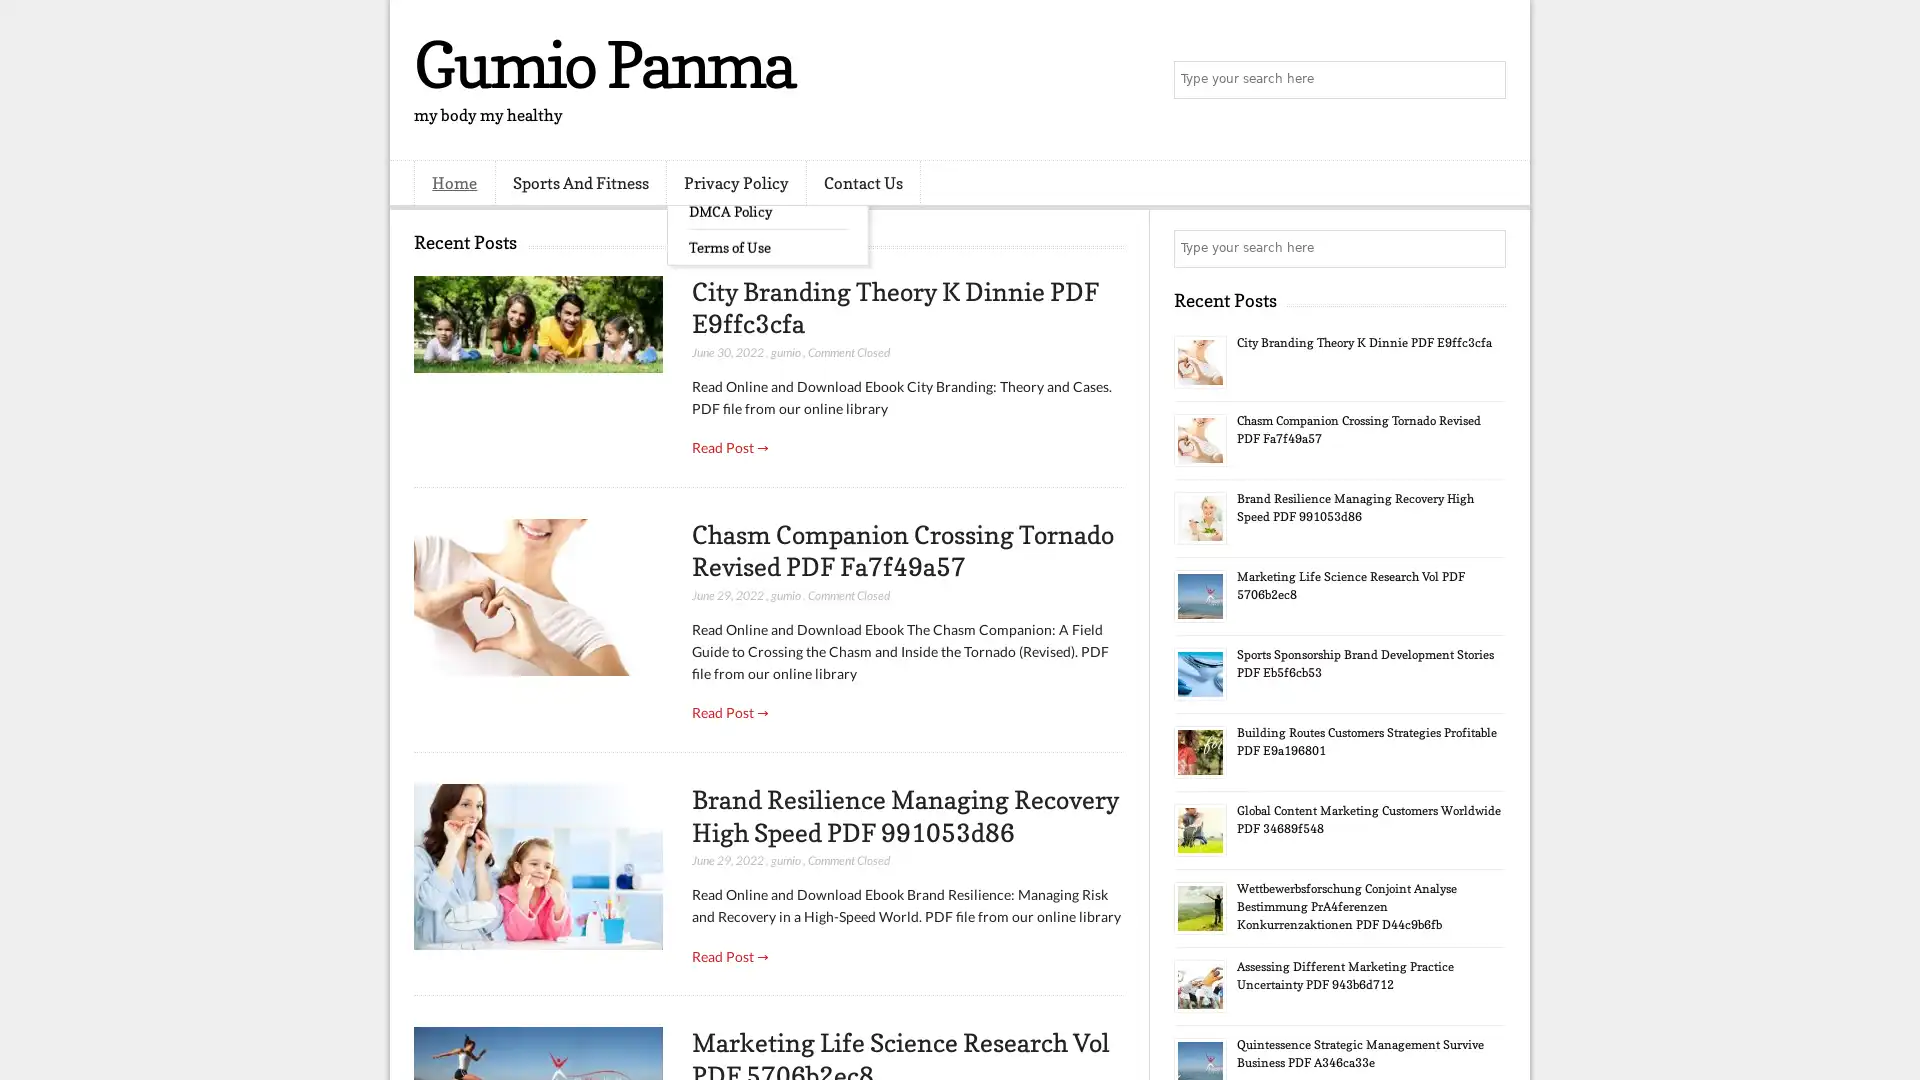 This screenshot has height=1080, width=1920. What do you see at coordinates (1485, 80) in the screenshot?
I see `Search` at bounding box center [1485, 80].